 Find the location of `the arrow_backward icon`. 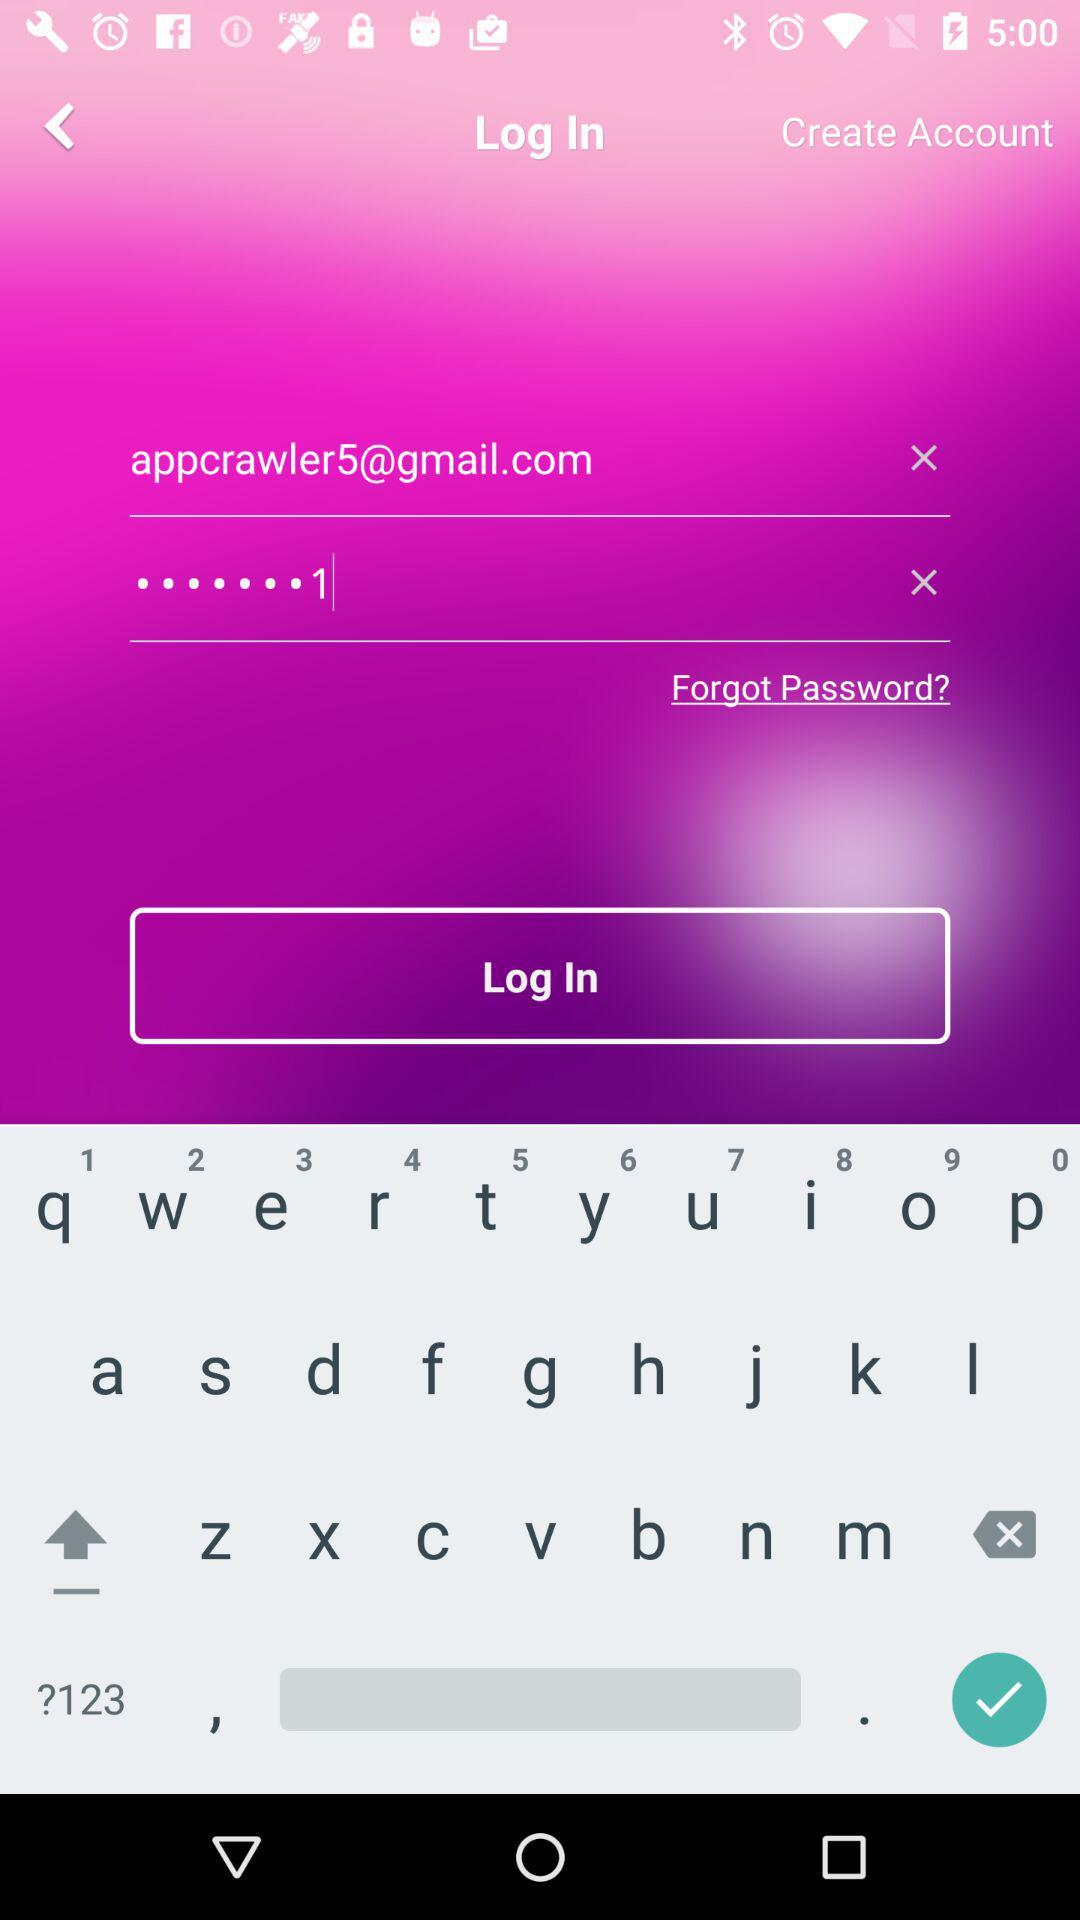

the arrow_backward icon is located at coordinates (59, 122).